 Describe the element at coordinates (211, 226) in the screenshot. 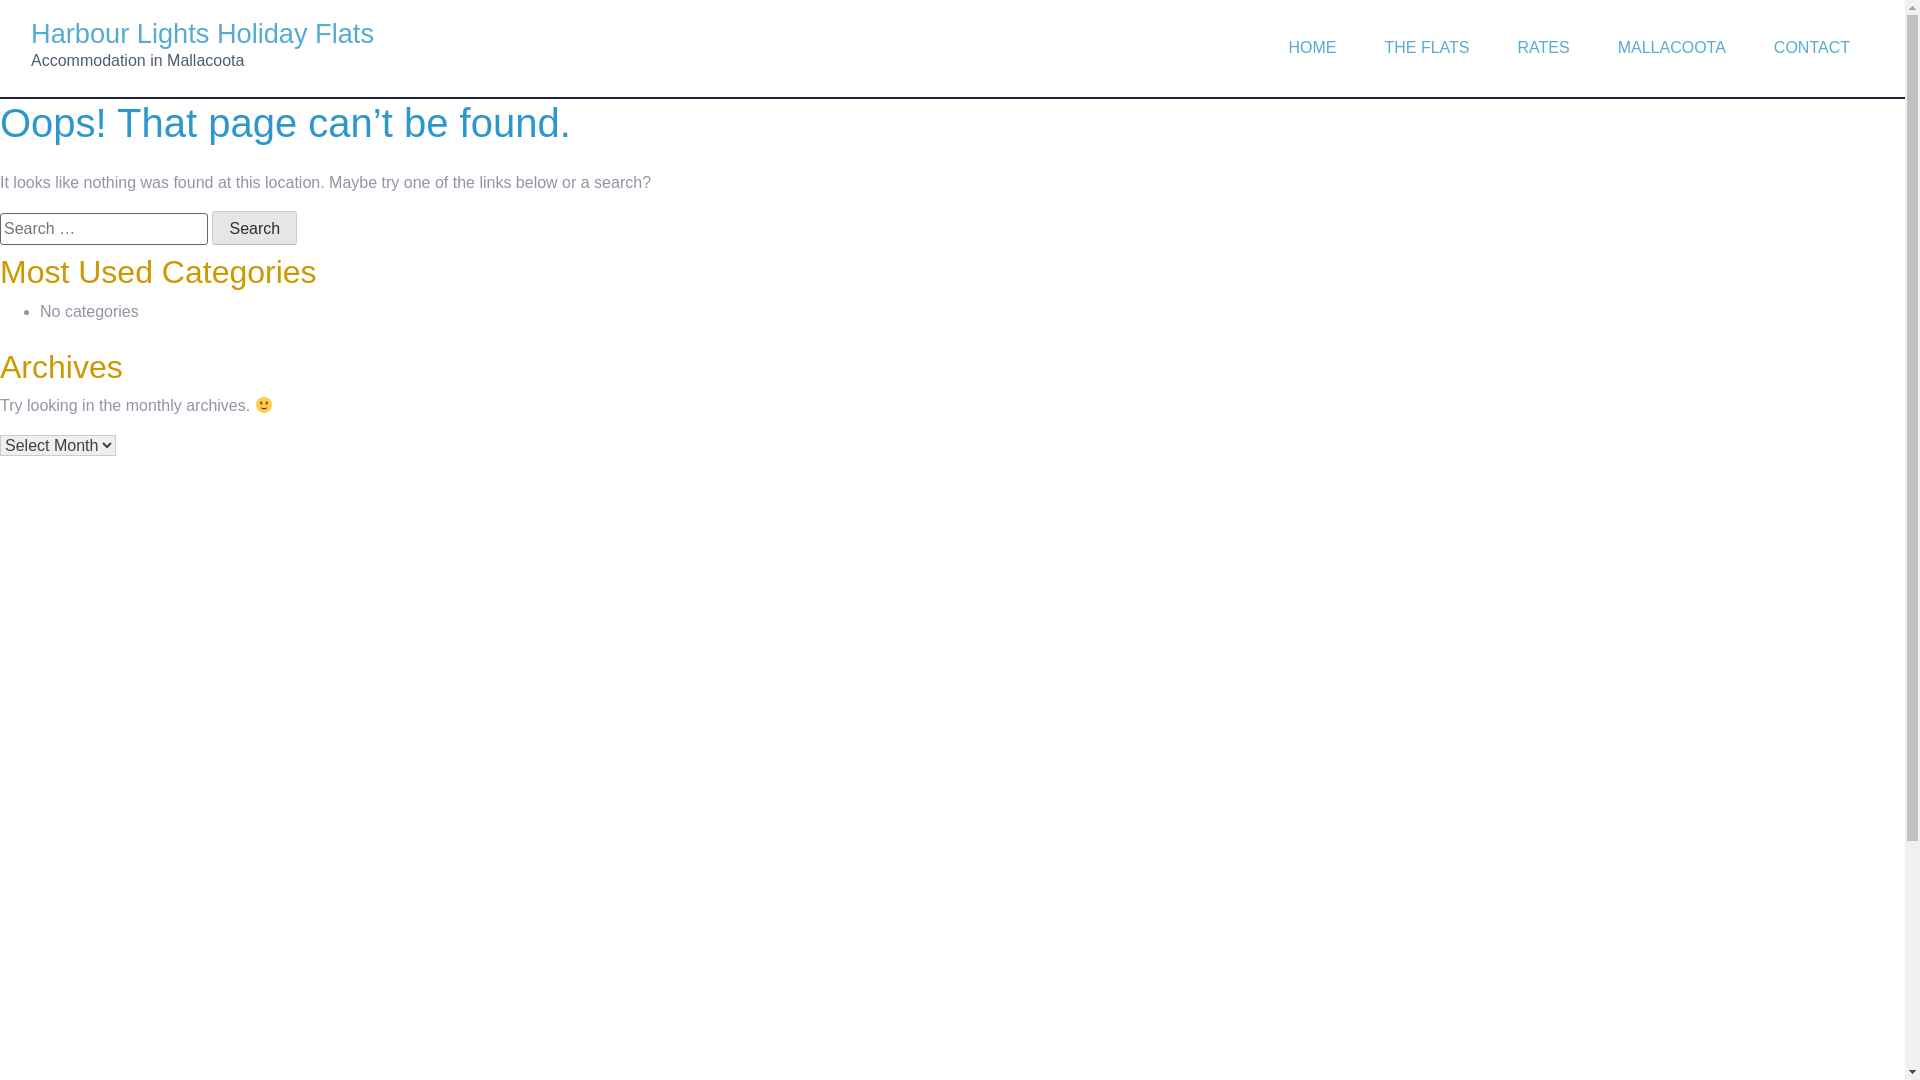

I see `'Search'` at that location.